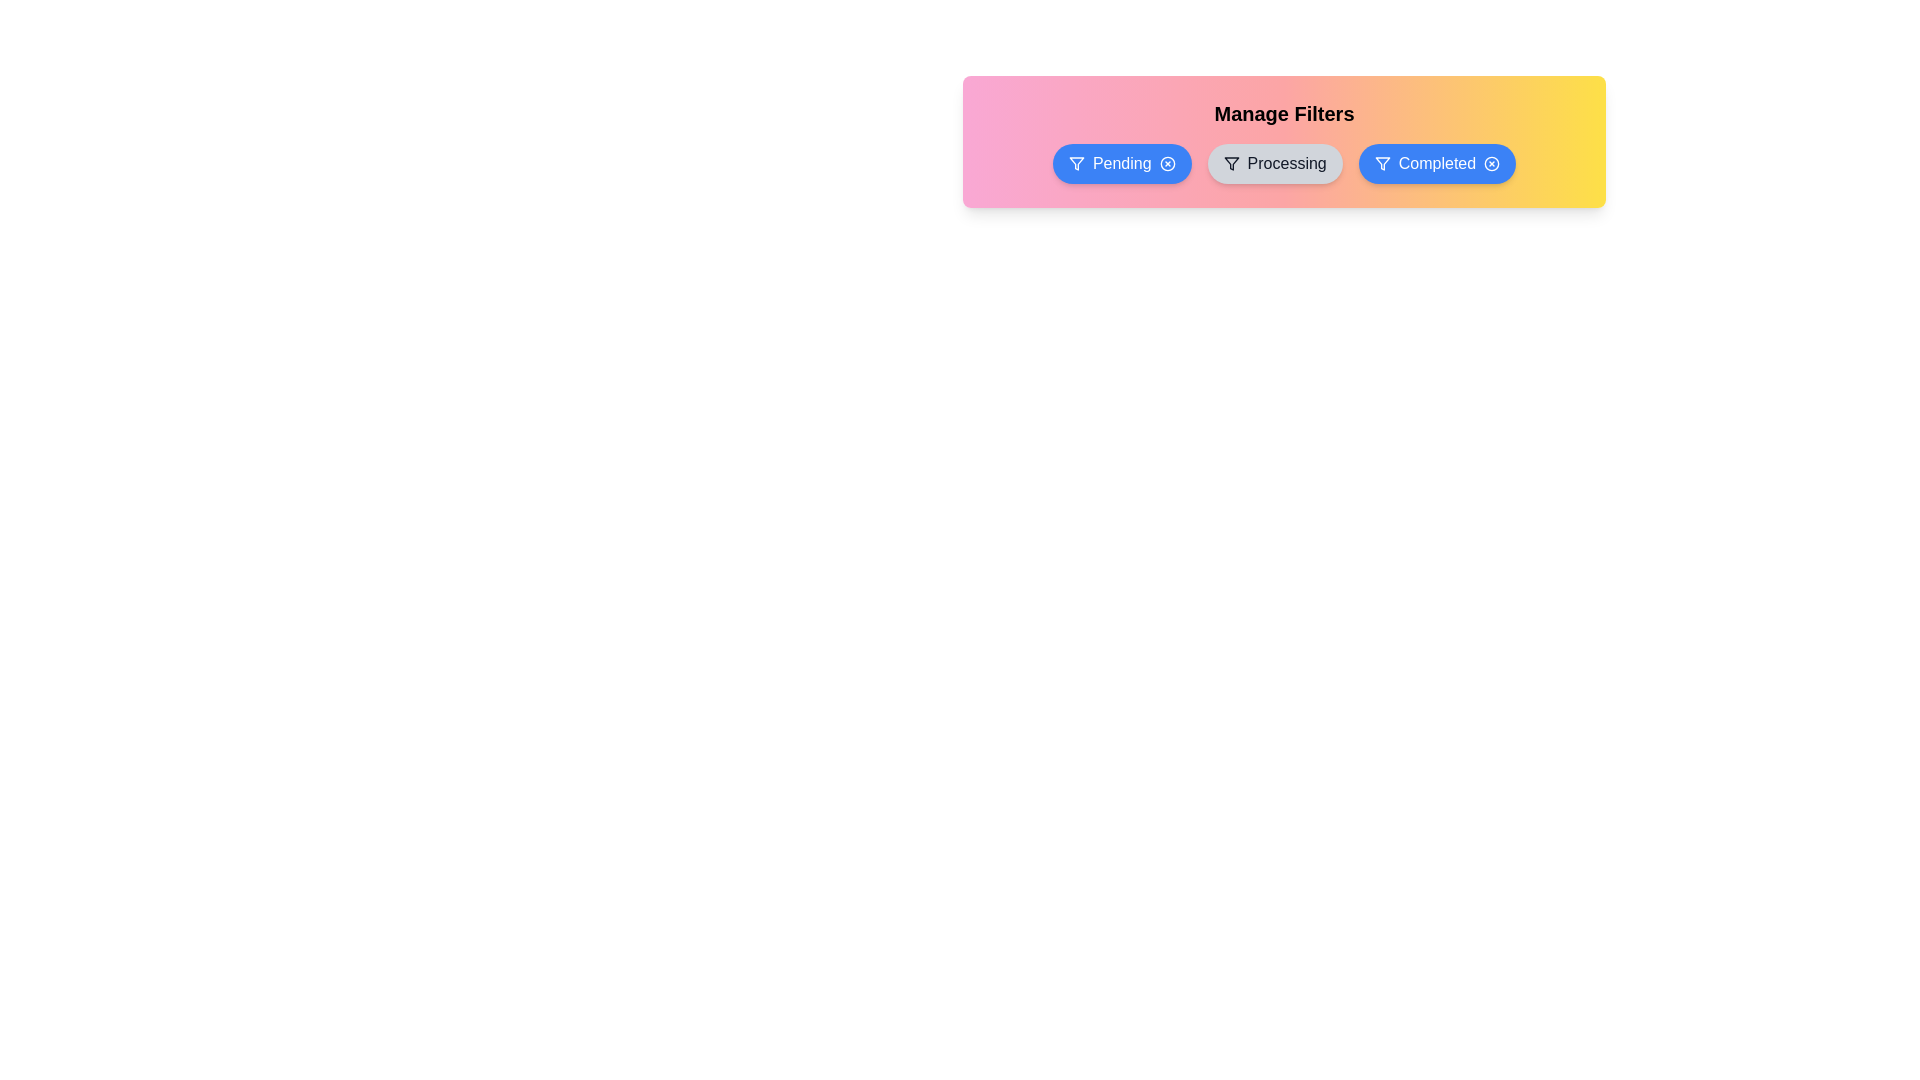 The image size is (1920, 1080). Describe the element at coordinates (1274, 163) in the screenshot. I see `the filter Processing` at that location.